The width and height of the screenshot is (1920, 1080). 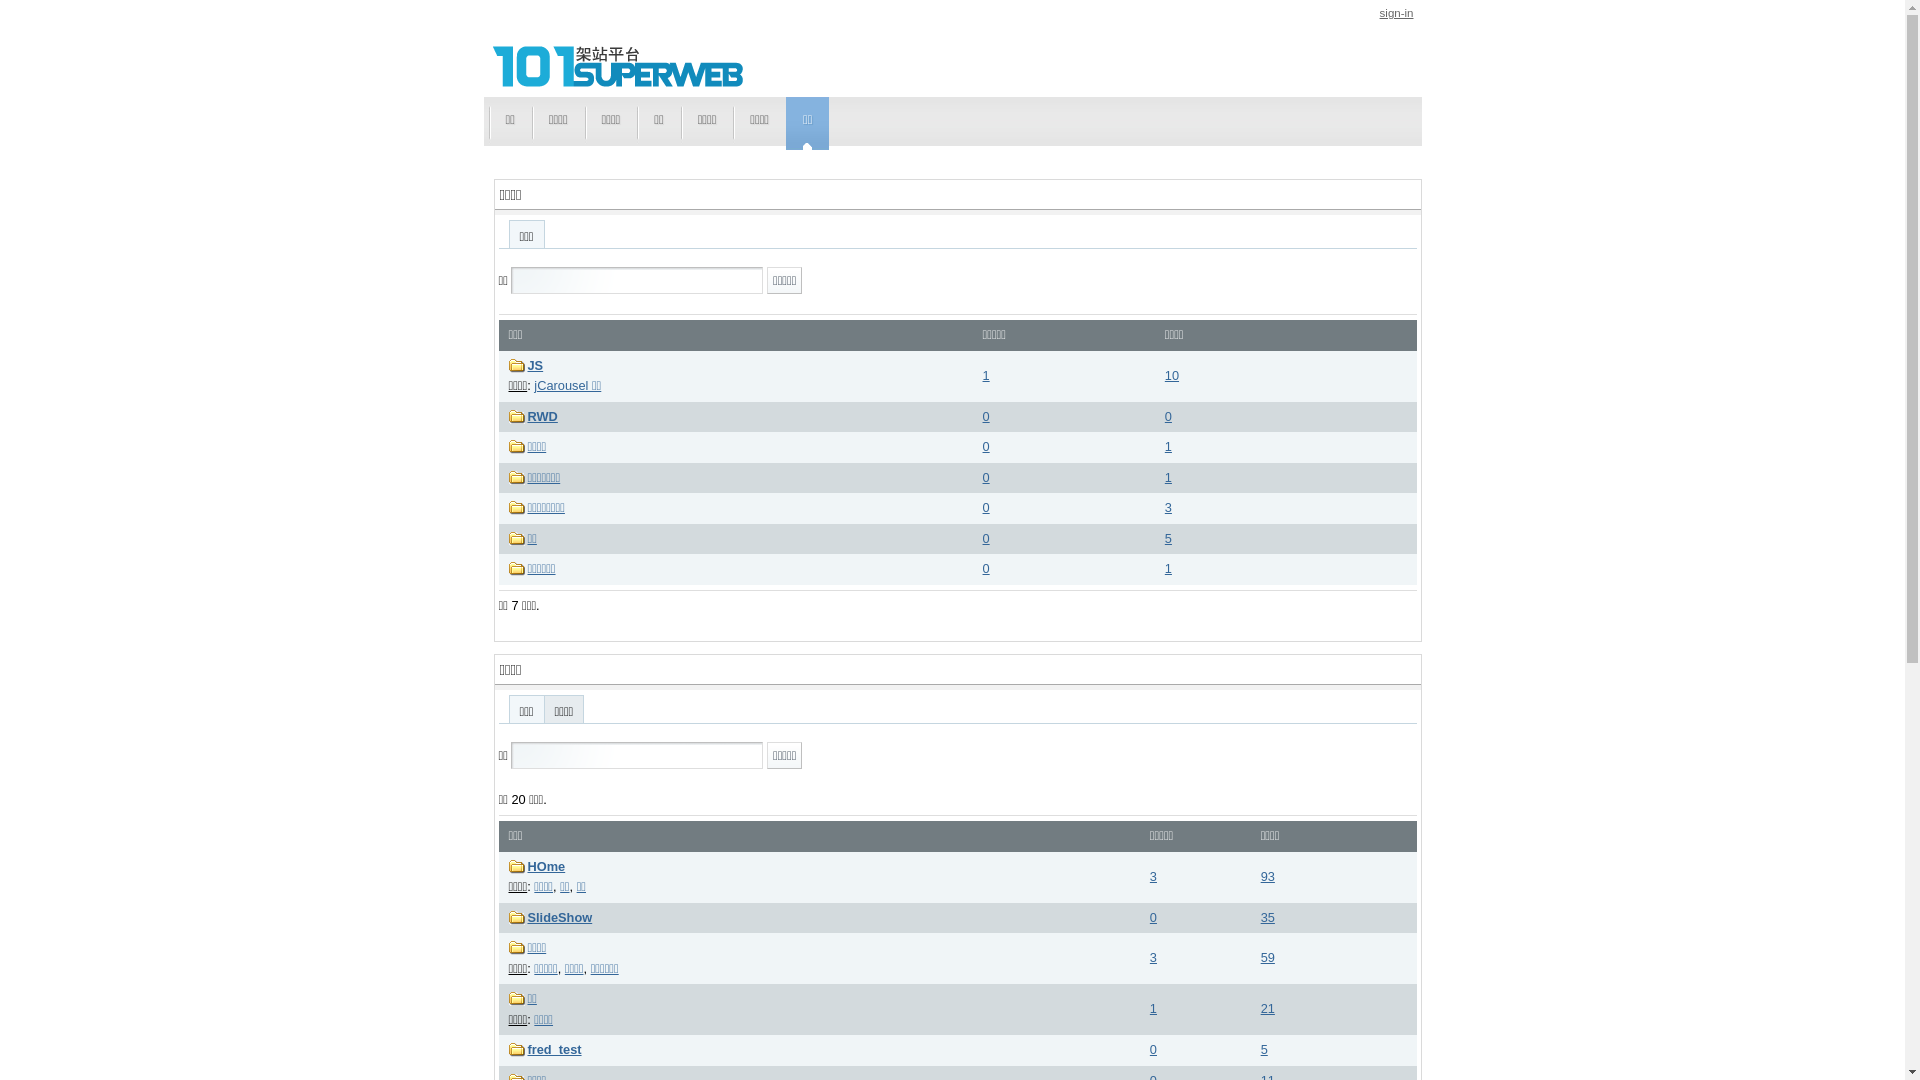 What do you see at coordinates (1266, 917) in the screenshot?
I see `'35'` at bounding box center [1266, 917].